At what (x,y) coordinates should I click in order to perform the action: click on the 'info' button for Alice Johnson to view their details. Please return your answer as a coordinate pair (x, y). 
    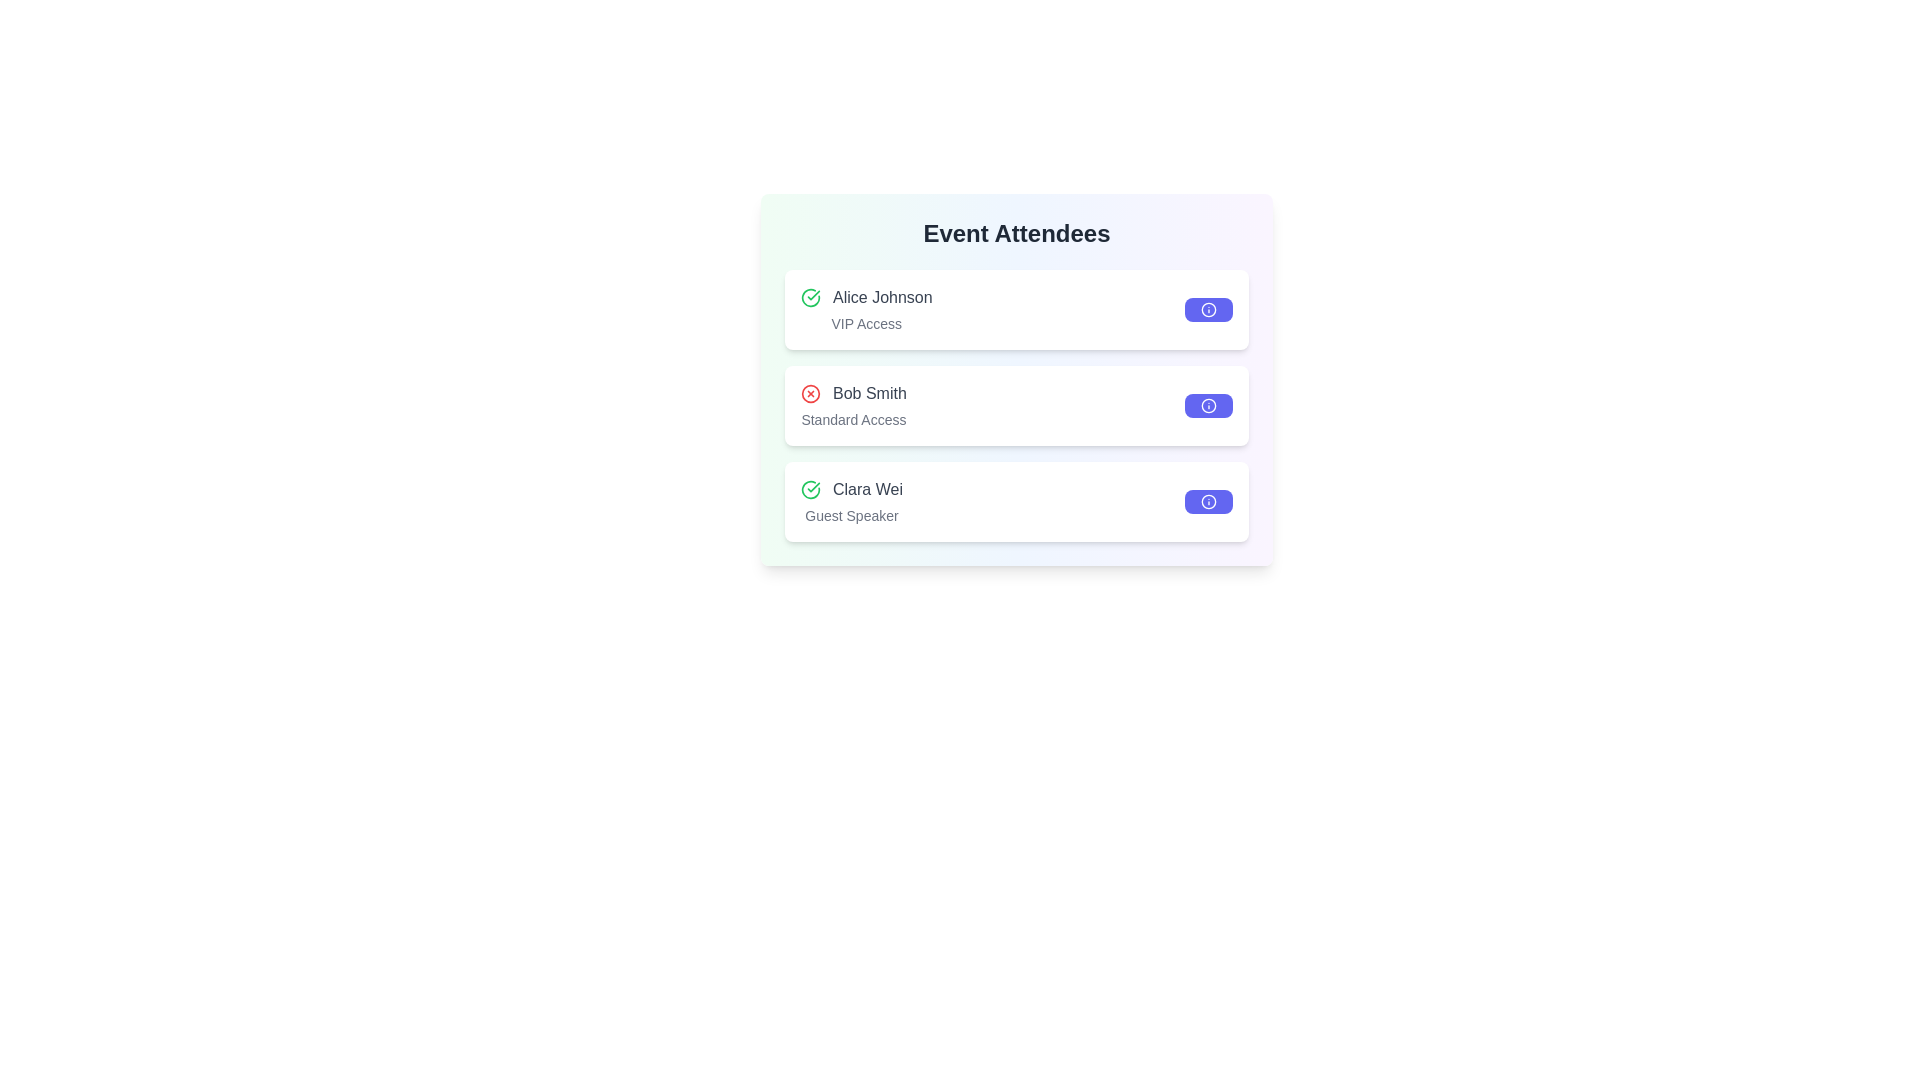
    Looking at the image, I should click on (1208, 309).